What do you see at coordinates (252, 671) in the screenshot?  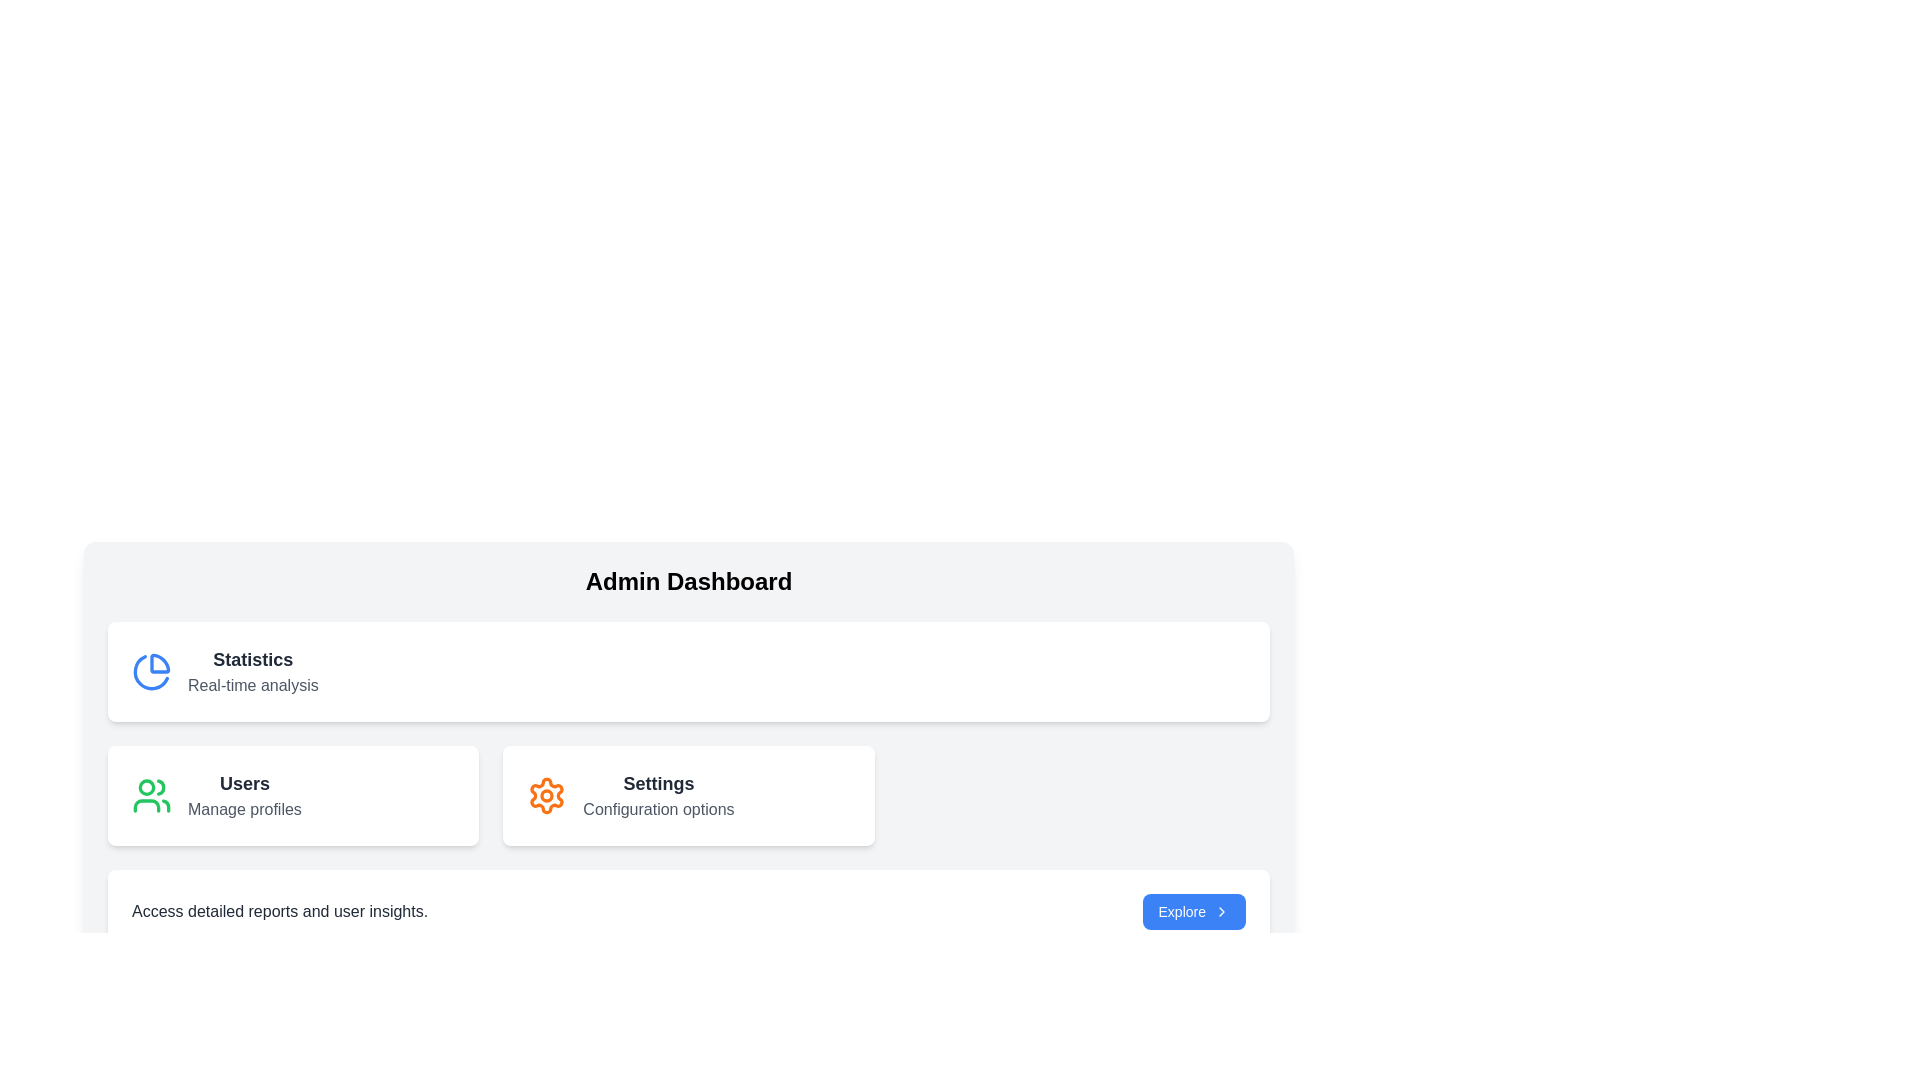 I see `the text block located in the first column of the three-column layout section below the 'Admin Dashboard' heading, which is to the immediate right of a circular pie chart icon, if interactive actions are available` at bounding box center [252, 671].